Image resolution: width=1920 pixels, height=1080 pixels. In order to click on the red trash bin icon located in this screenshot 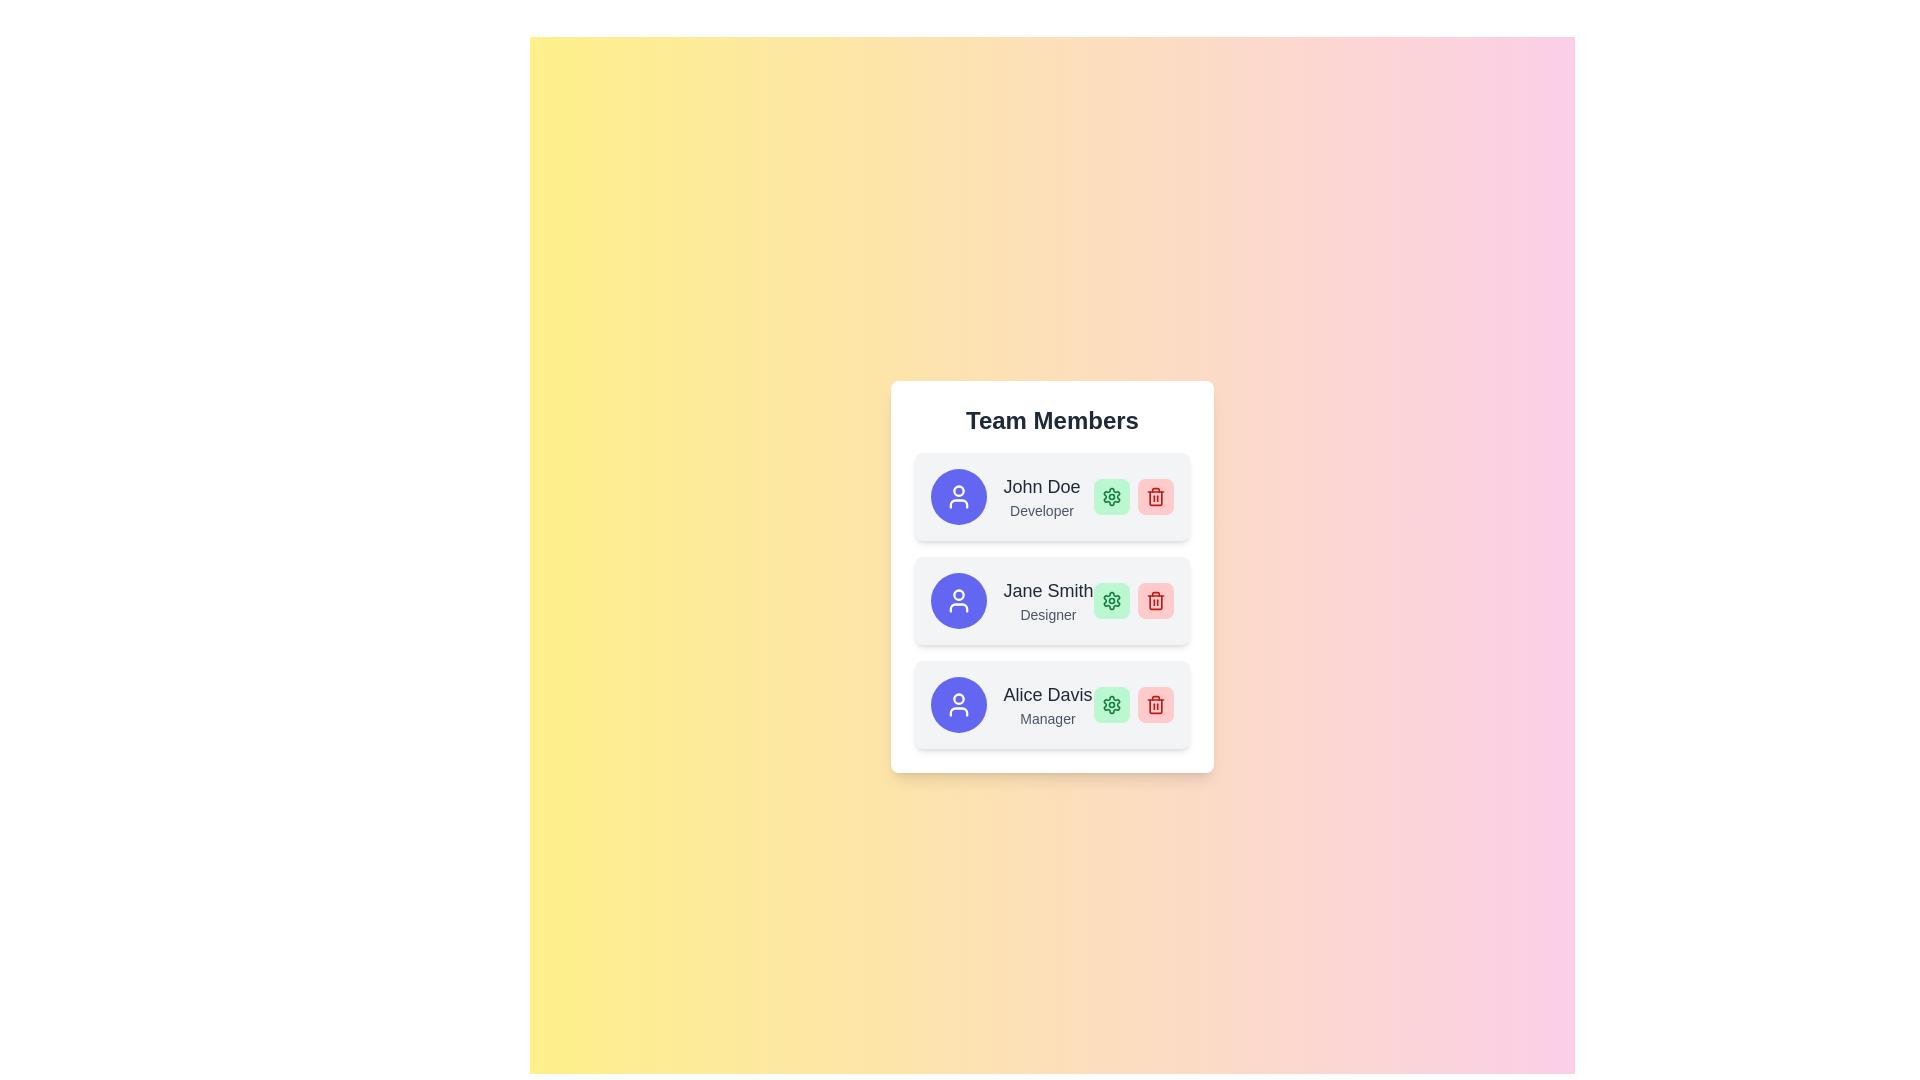, I will do `click(1155, 704)`.